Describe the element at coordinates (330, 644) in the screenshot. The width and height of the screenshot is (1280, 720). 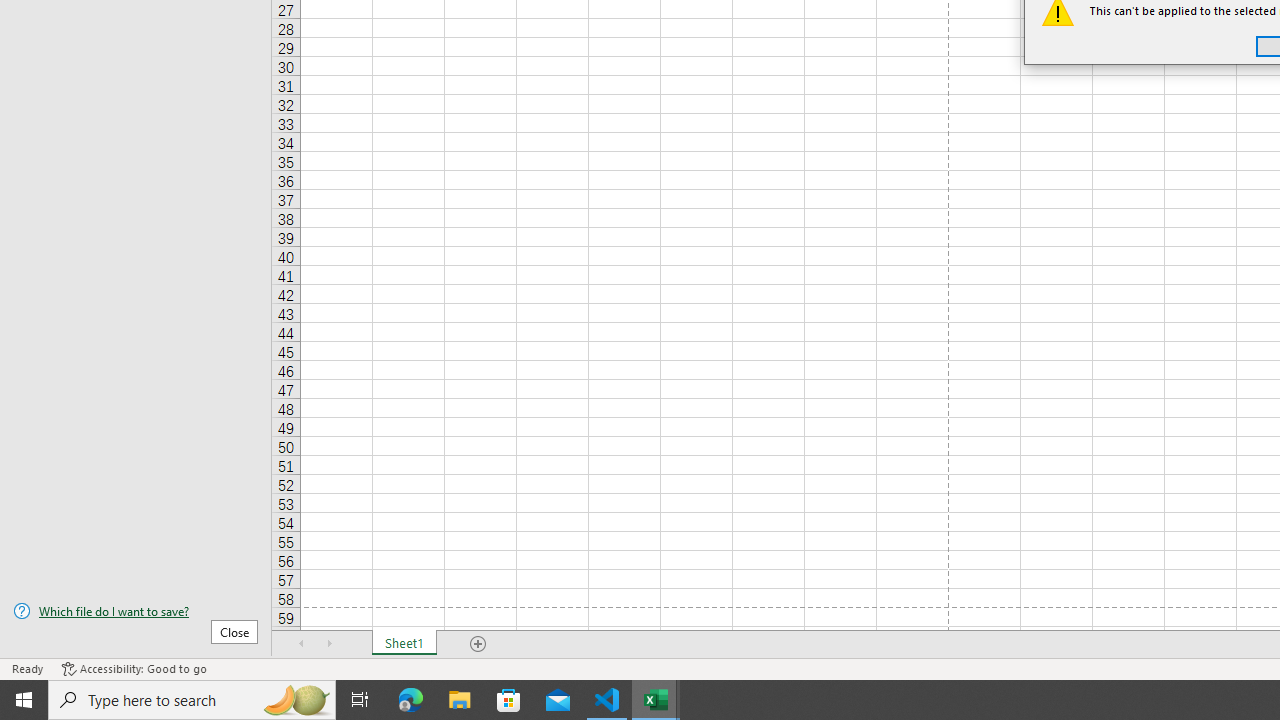
I see `'Scroll Right'` at that location.